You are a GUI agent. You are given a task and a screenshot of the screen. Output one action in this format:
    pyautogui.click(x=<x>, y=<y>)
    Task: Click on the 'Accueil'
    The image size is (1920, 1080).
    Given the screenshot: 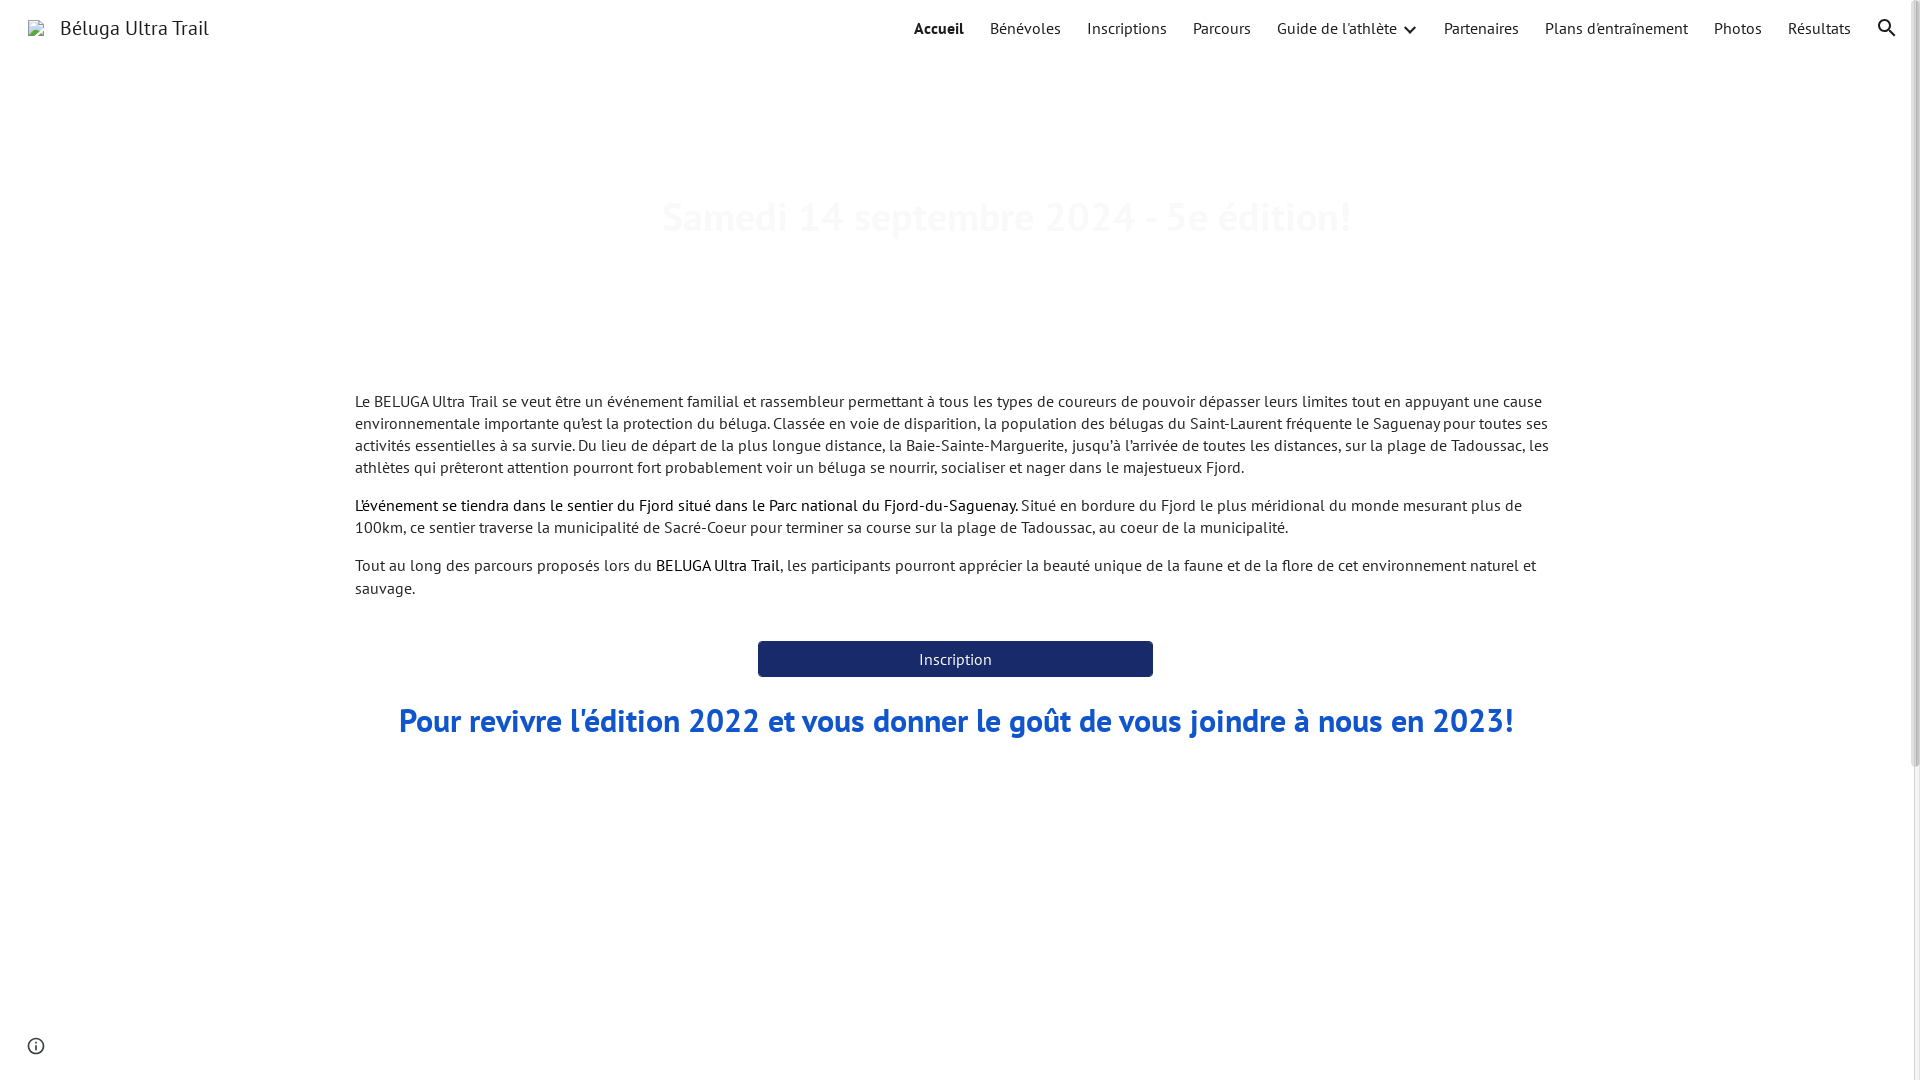 What is the action you would take?
    pyautogui.click(x=938, y=27)
    